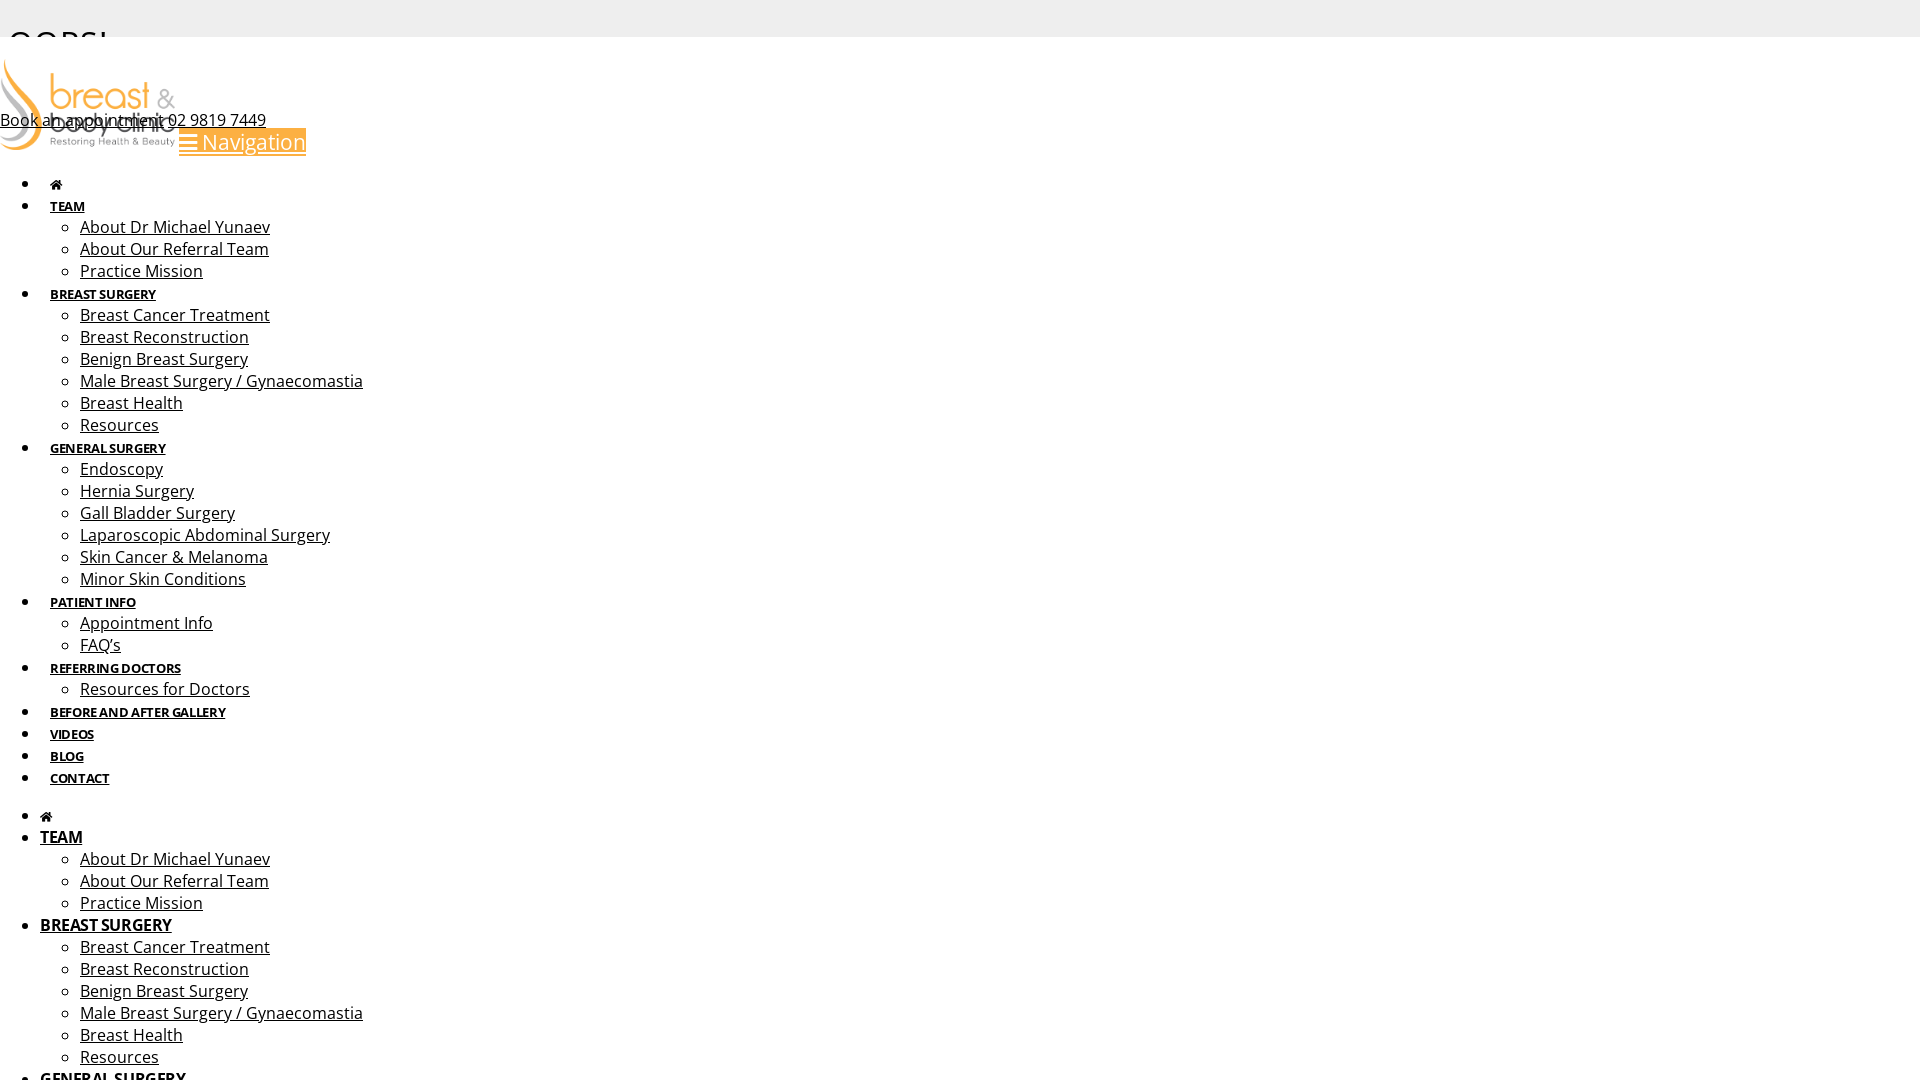 Image resolution: width=1920 pixels, height=1080 pixels. What do you see at coordinates (80, 902) in the screenshot?
I see `'Practice Mission'` at bounding box center [80, 902].